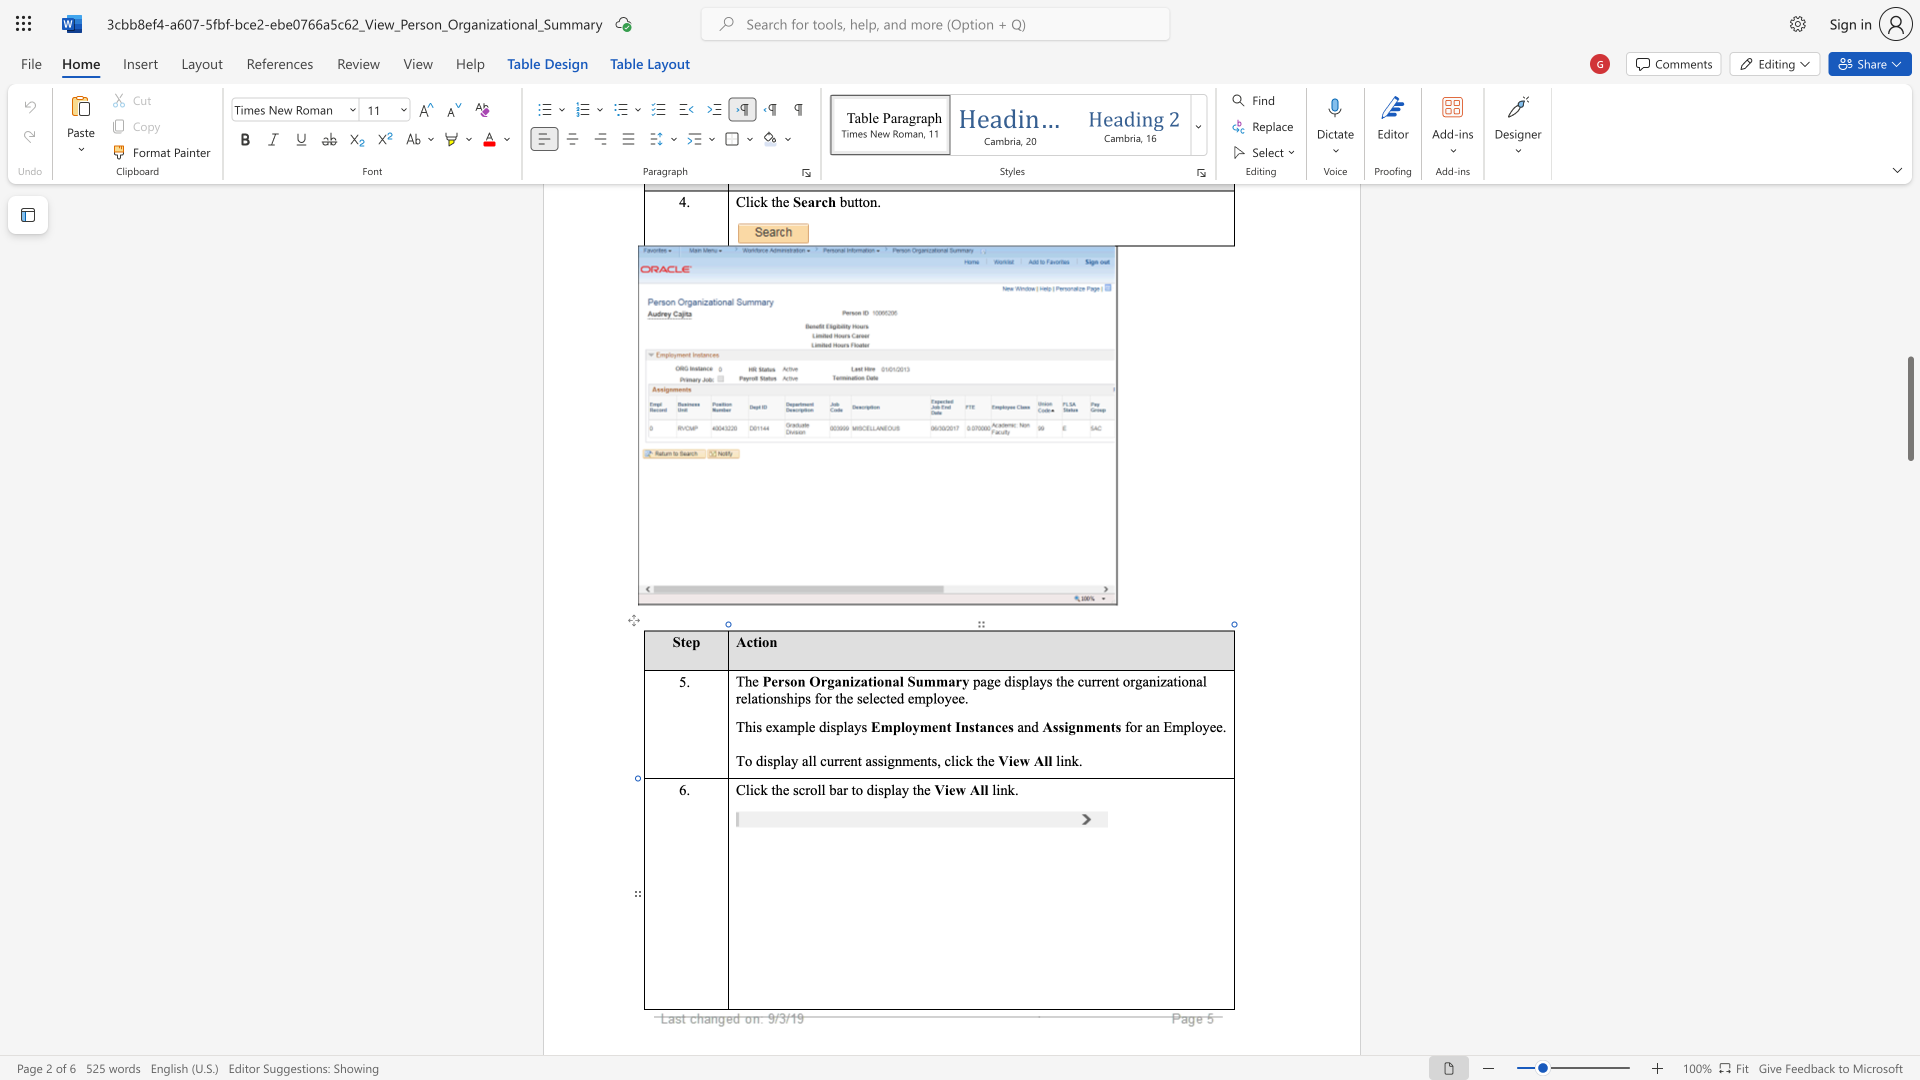 The width and height of the screenshot is (1920, 1080). Describe the element at coordinates (876, 697) in the screenshot. I see `the 7th character "e" in the text` at that location.